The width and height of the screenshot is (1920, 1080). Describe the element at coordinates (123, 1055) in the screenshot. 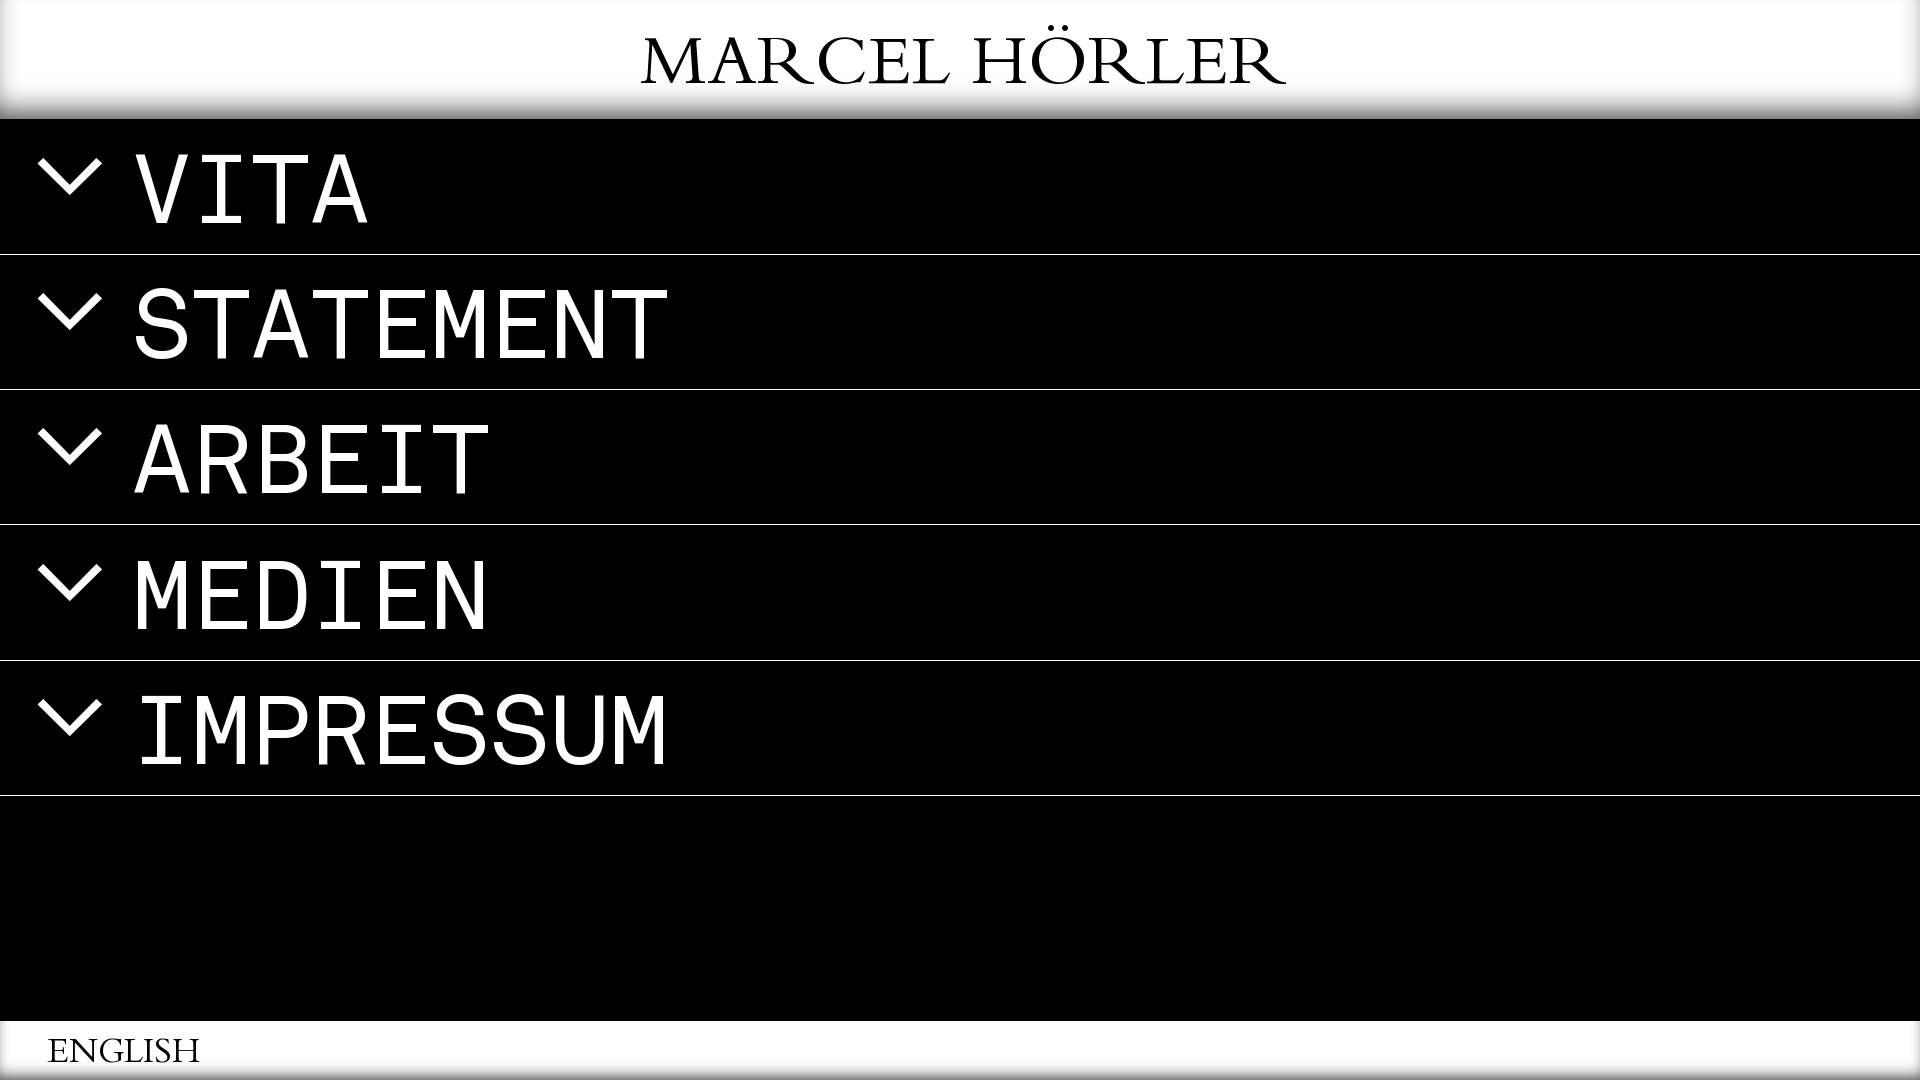

I see `'ENGLISH'` at that location.